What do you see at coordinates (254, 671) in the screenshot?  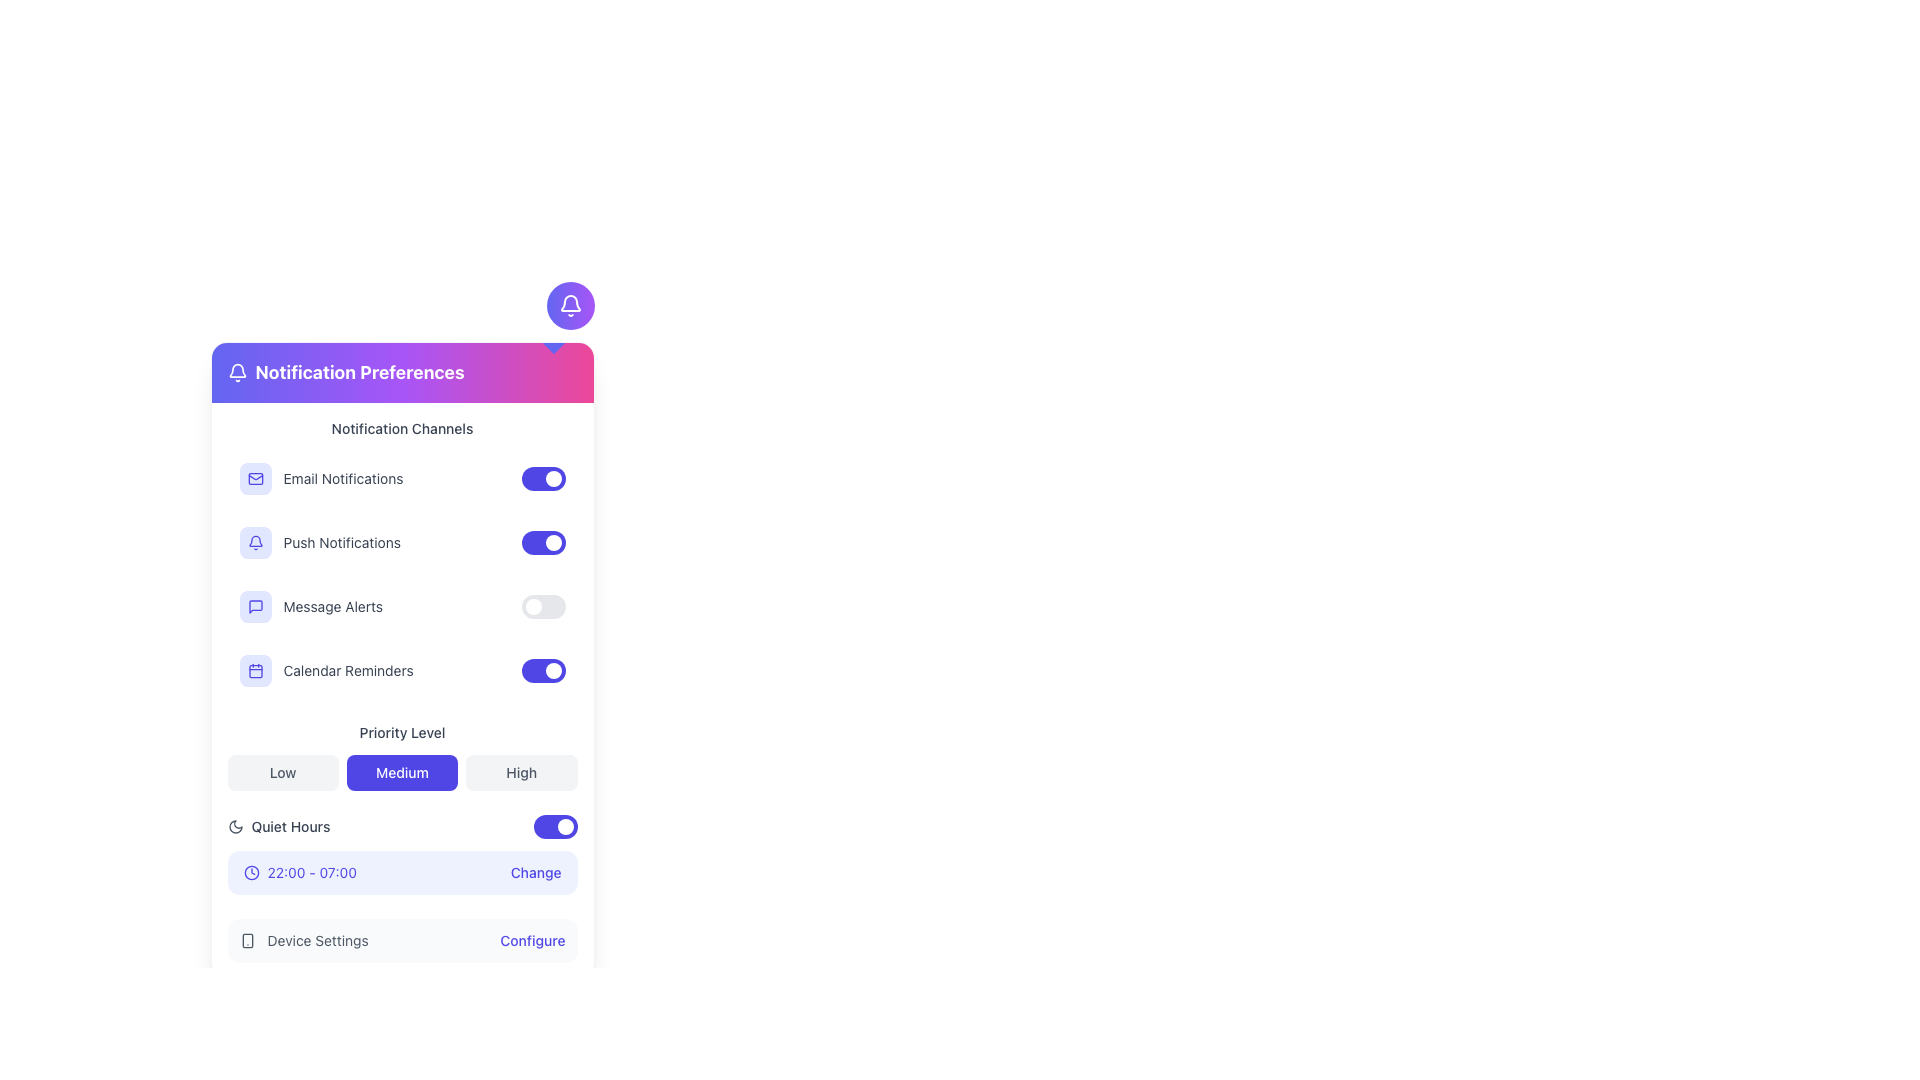 I see `the indigo calendar-shaped icon, which has a minimalist design and is located in the fourth row of notification channel icons, adjacent to the 'Calendar Reminders' text label` at bounding box center [254, 671].